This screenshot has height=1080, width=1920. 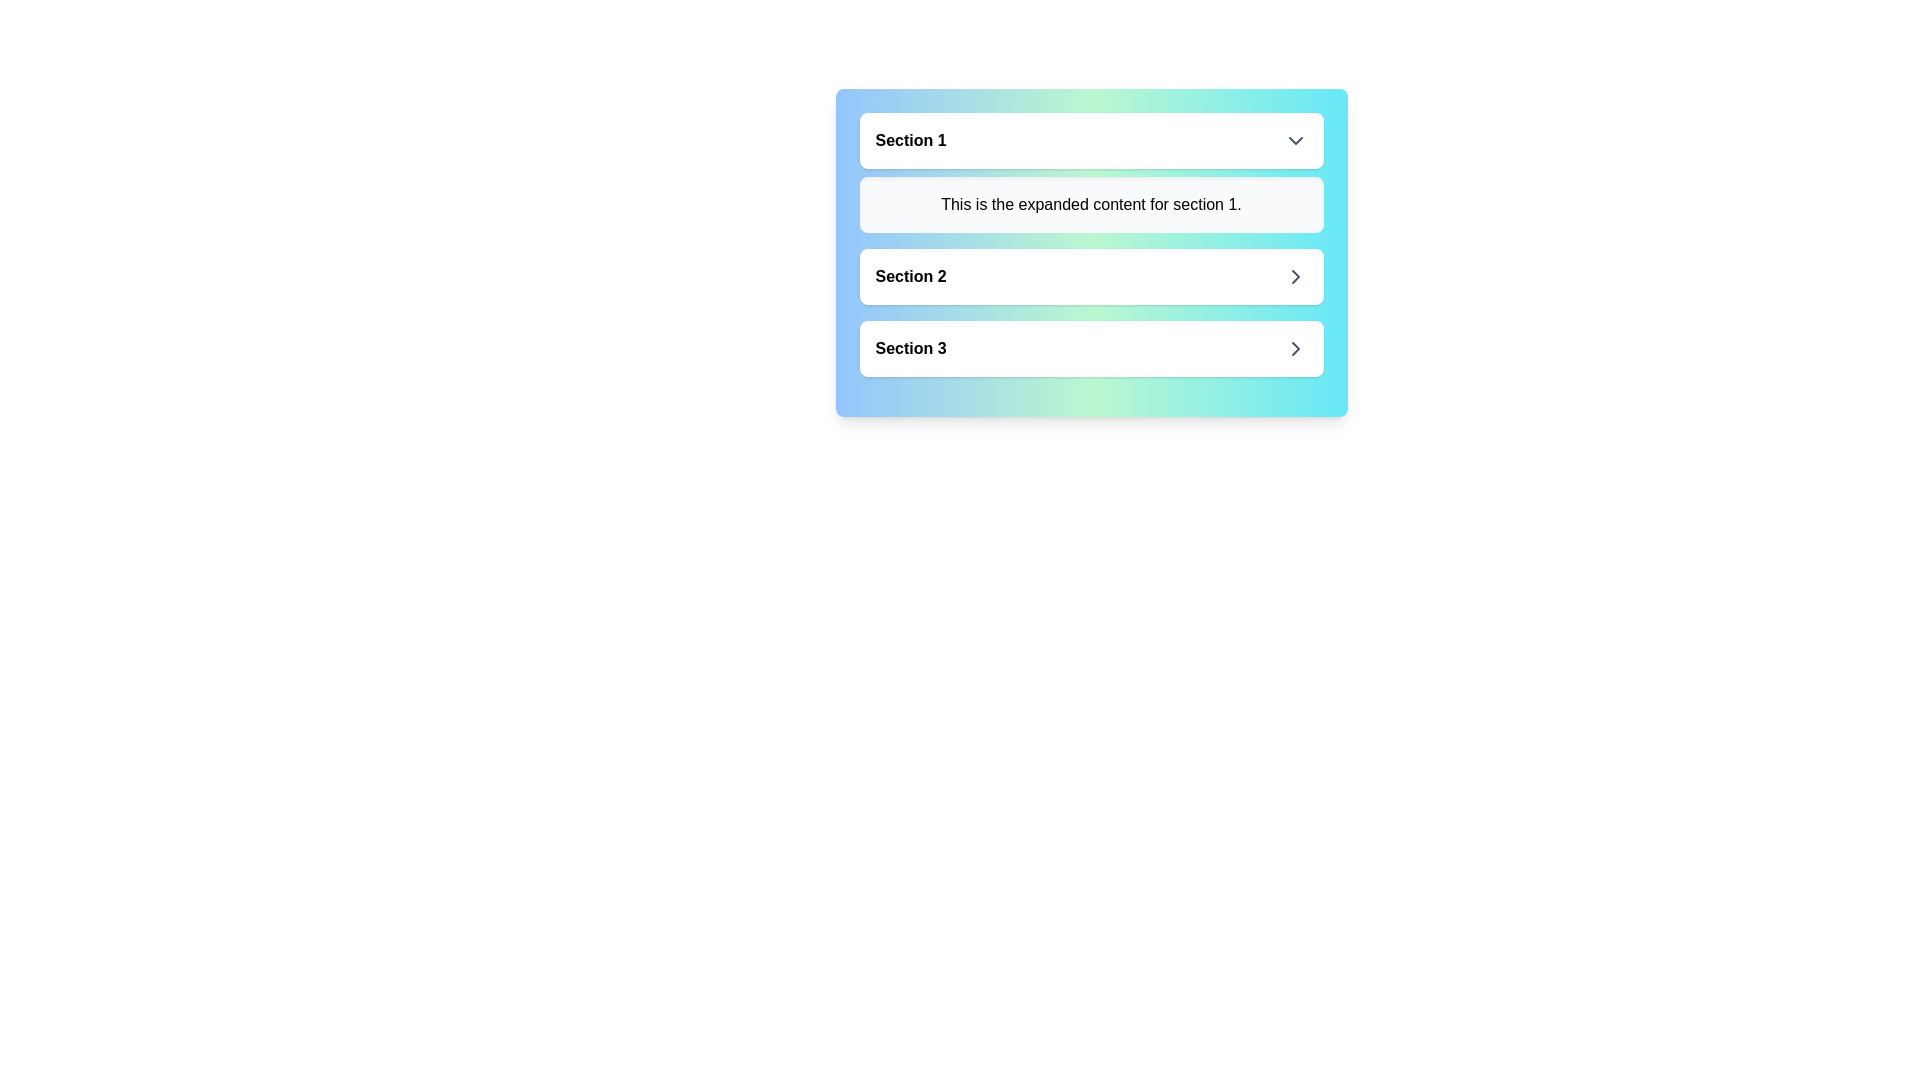 What do you see at coordinates (1295, 277) in the screenshot?
I see `the chevron arrow icon located at the right end of the 'Section 2' bar` at bounding box center [1295, 277].